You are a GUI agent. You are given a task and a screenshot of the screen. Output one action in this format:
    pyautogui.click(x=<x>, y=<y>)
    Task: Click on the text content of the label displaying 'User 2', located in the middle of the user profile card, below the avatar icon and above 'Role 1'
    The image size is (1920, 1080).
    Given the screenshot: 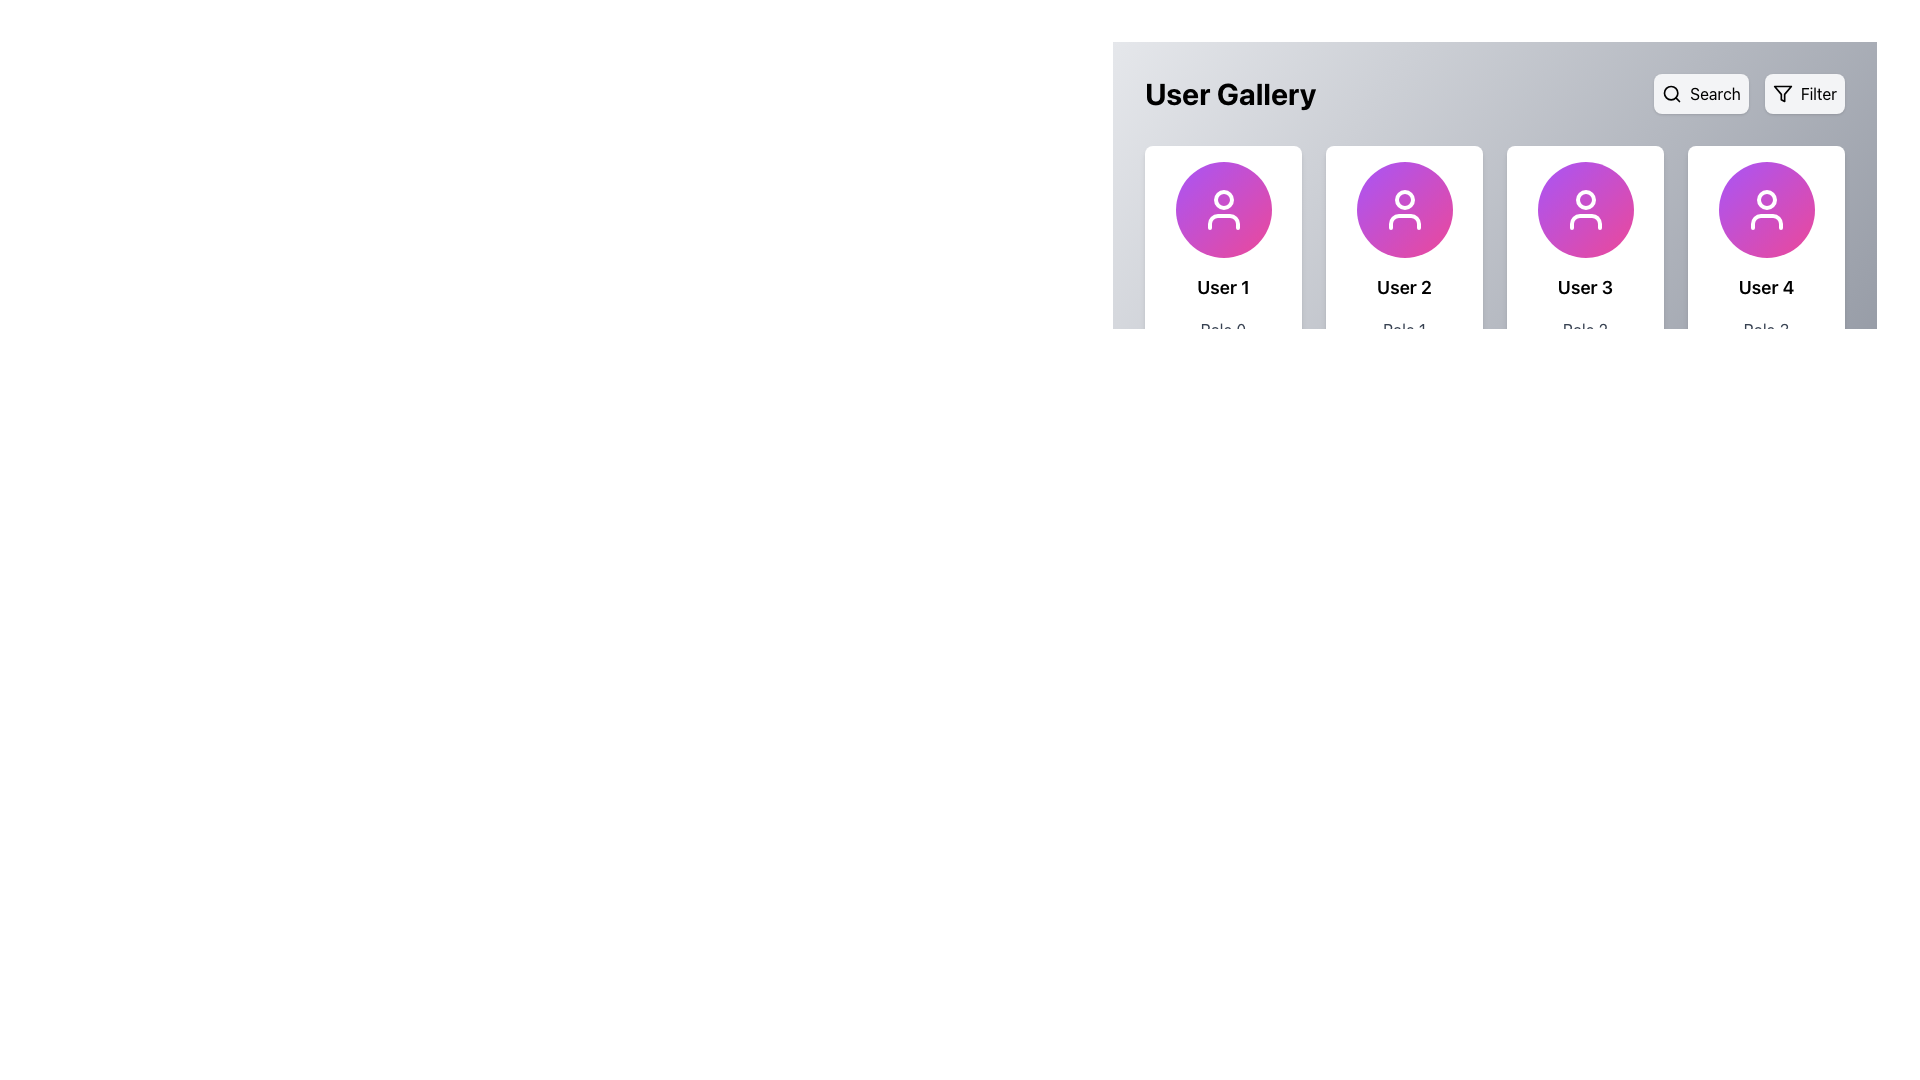 What is the action you would take?
    pyautogui.click(x=1403, y=288)
    